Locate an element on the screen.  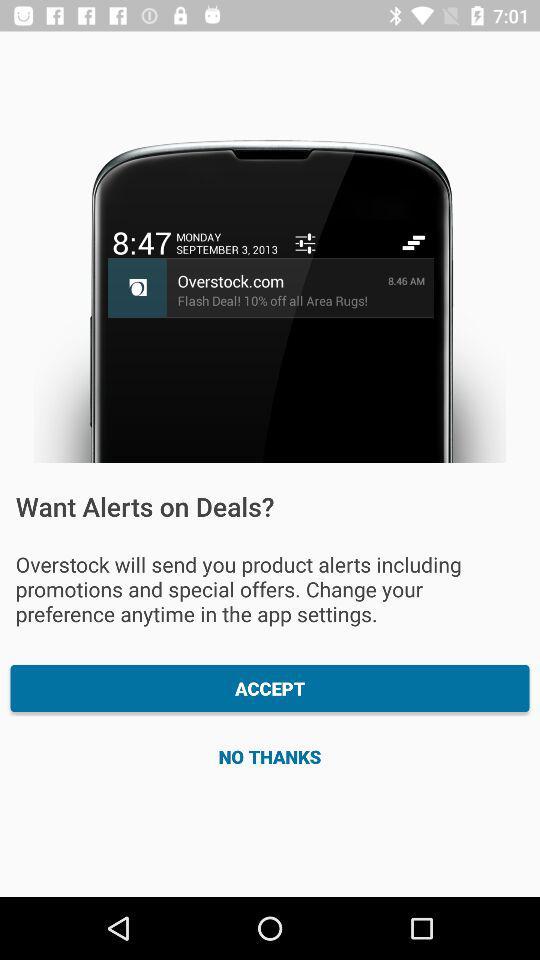
the accept item is located at coordinates (270, 688).